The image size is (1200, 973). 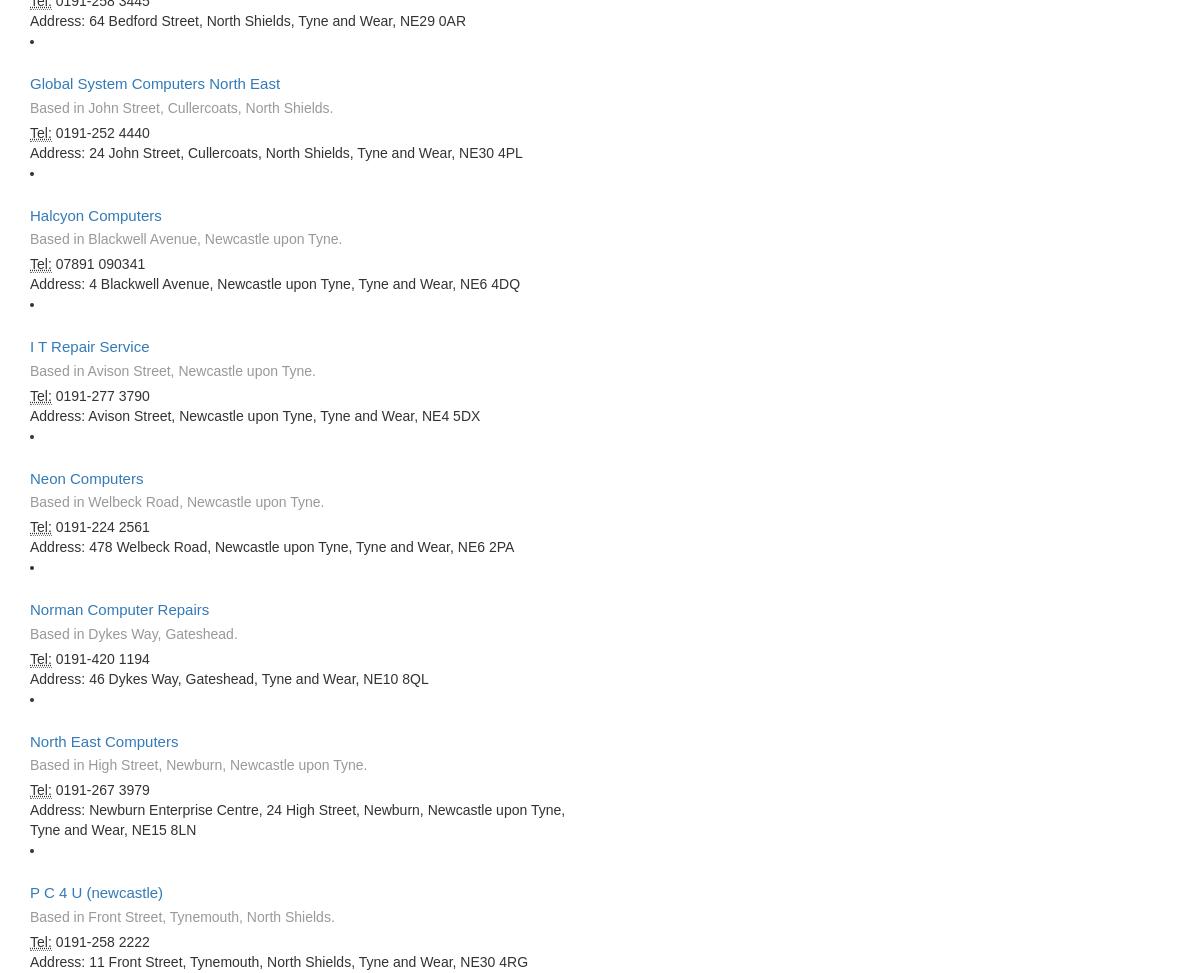 I want to click on 'Address: 11 Front Street, Tynemouth, North Shields, Tyne and Wear, NE30 4RG', so click(x=30, y=960).